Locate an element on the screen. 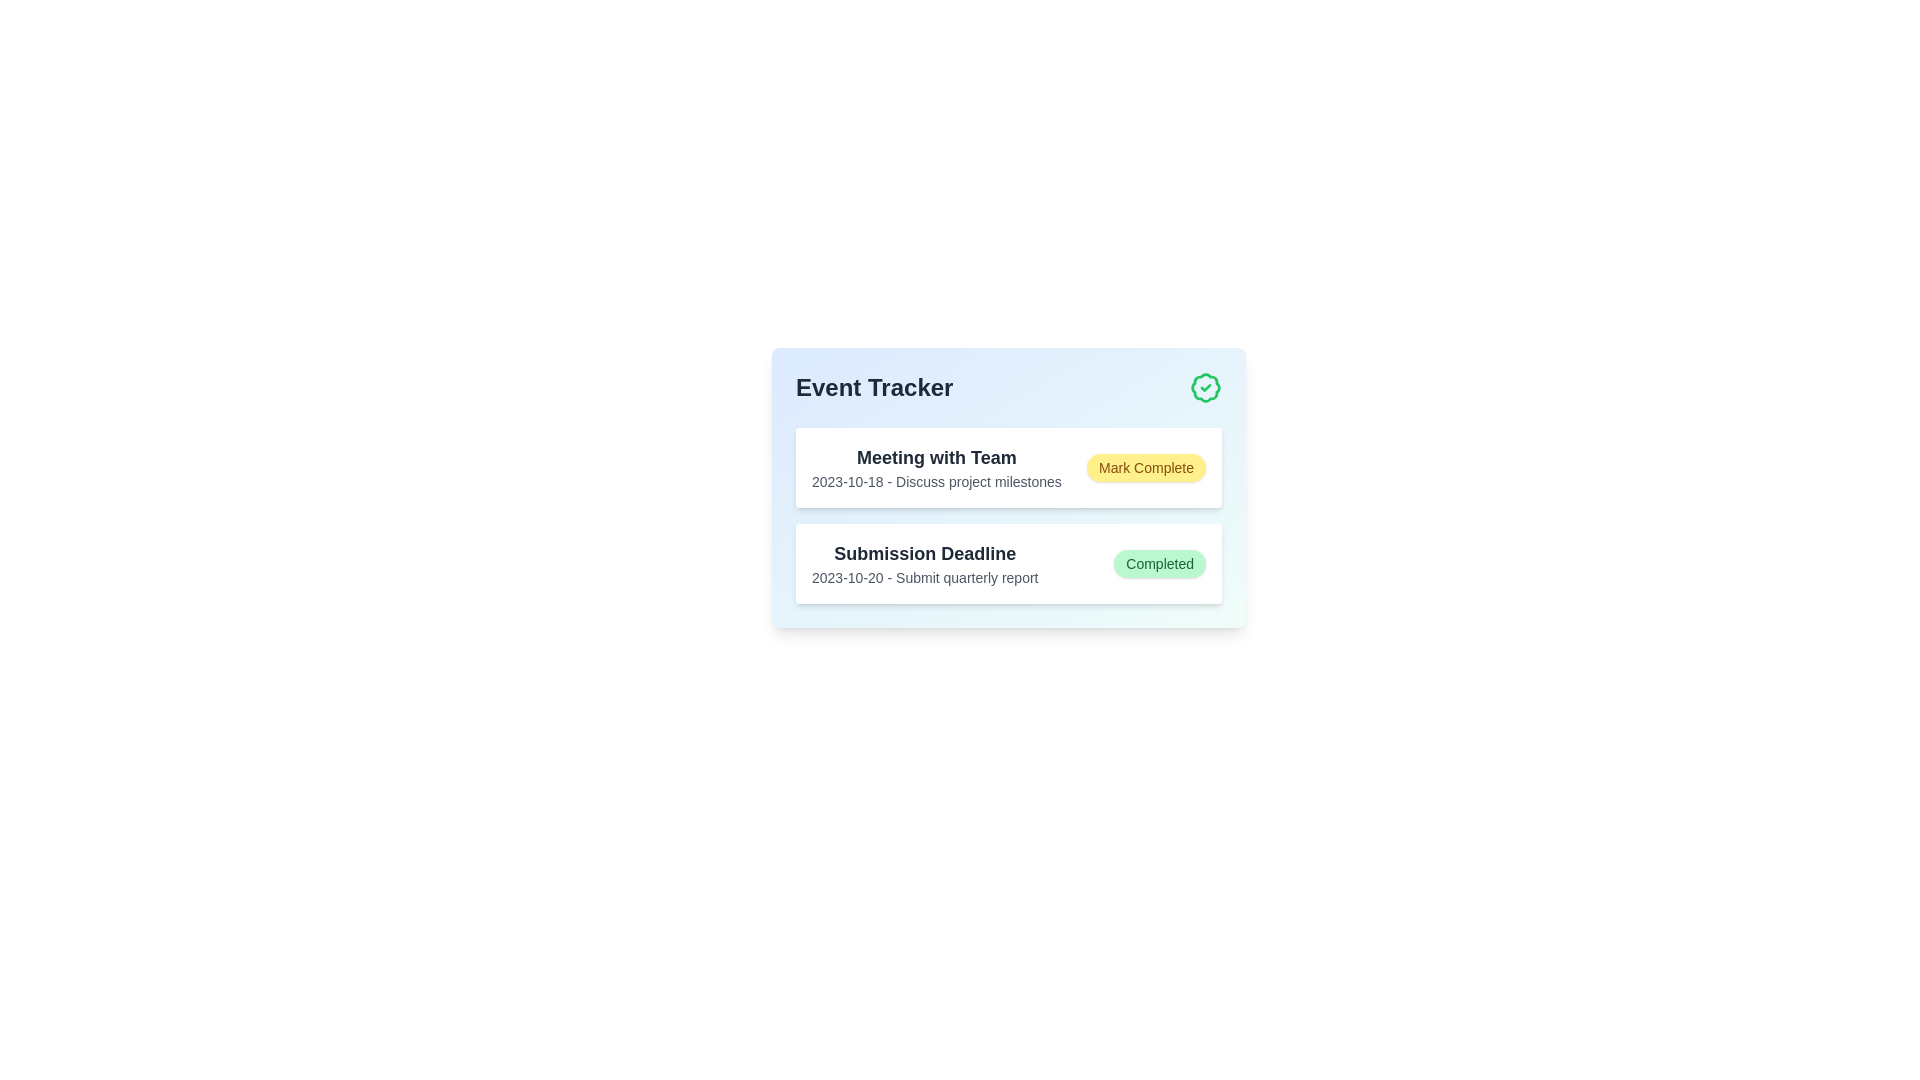 The width and height of the screenshot is (1920, 1080). the bold, extra-large title text 'Event Tracker' located in the top-left corner of the blue card interface is located at coordinates (874, 388).